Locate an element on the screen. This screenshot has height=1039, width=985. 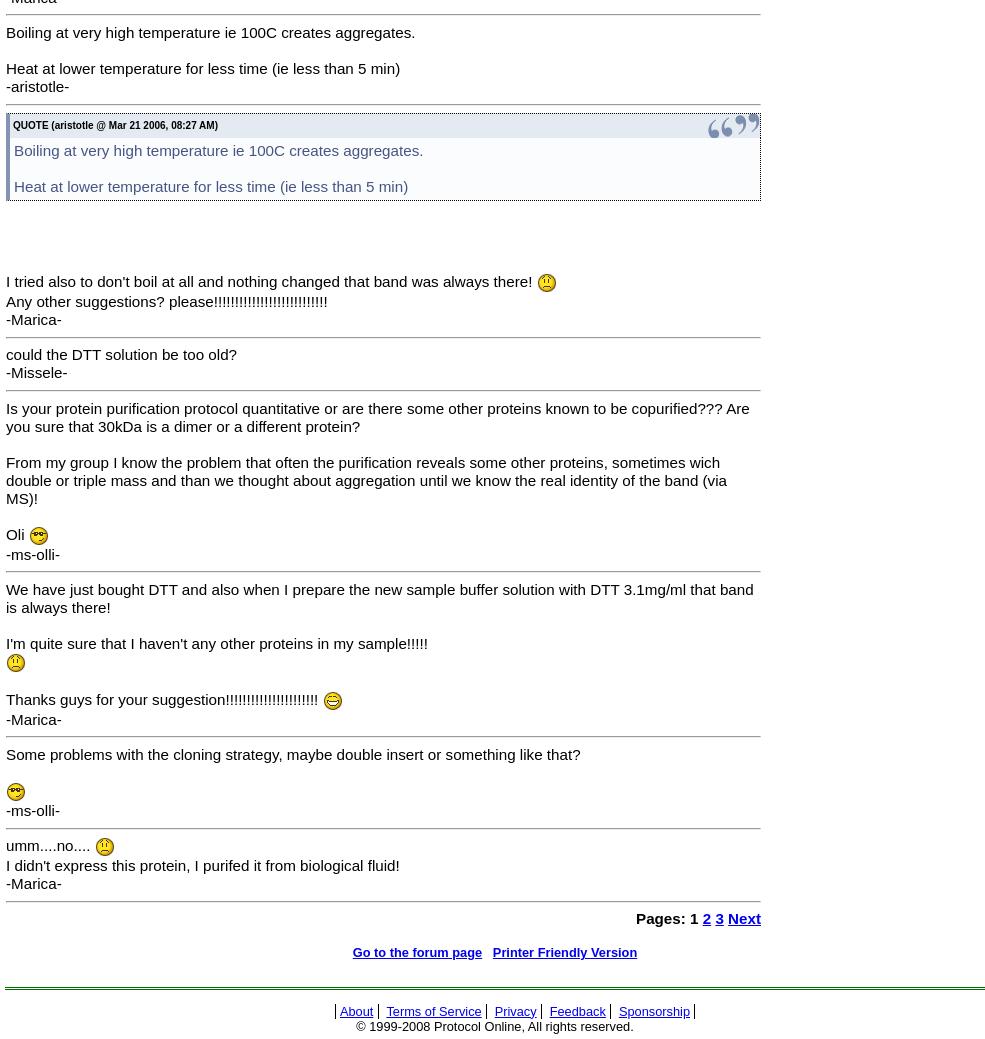
'-Missele-' is located at coordinates (35, 371).